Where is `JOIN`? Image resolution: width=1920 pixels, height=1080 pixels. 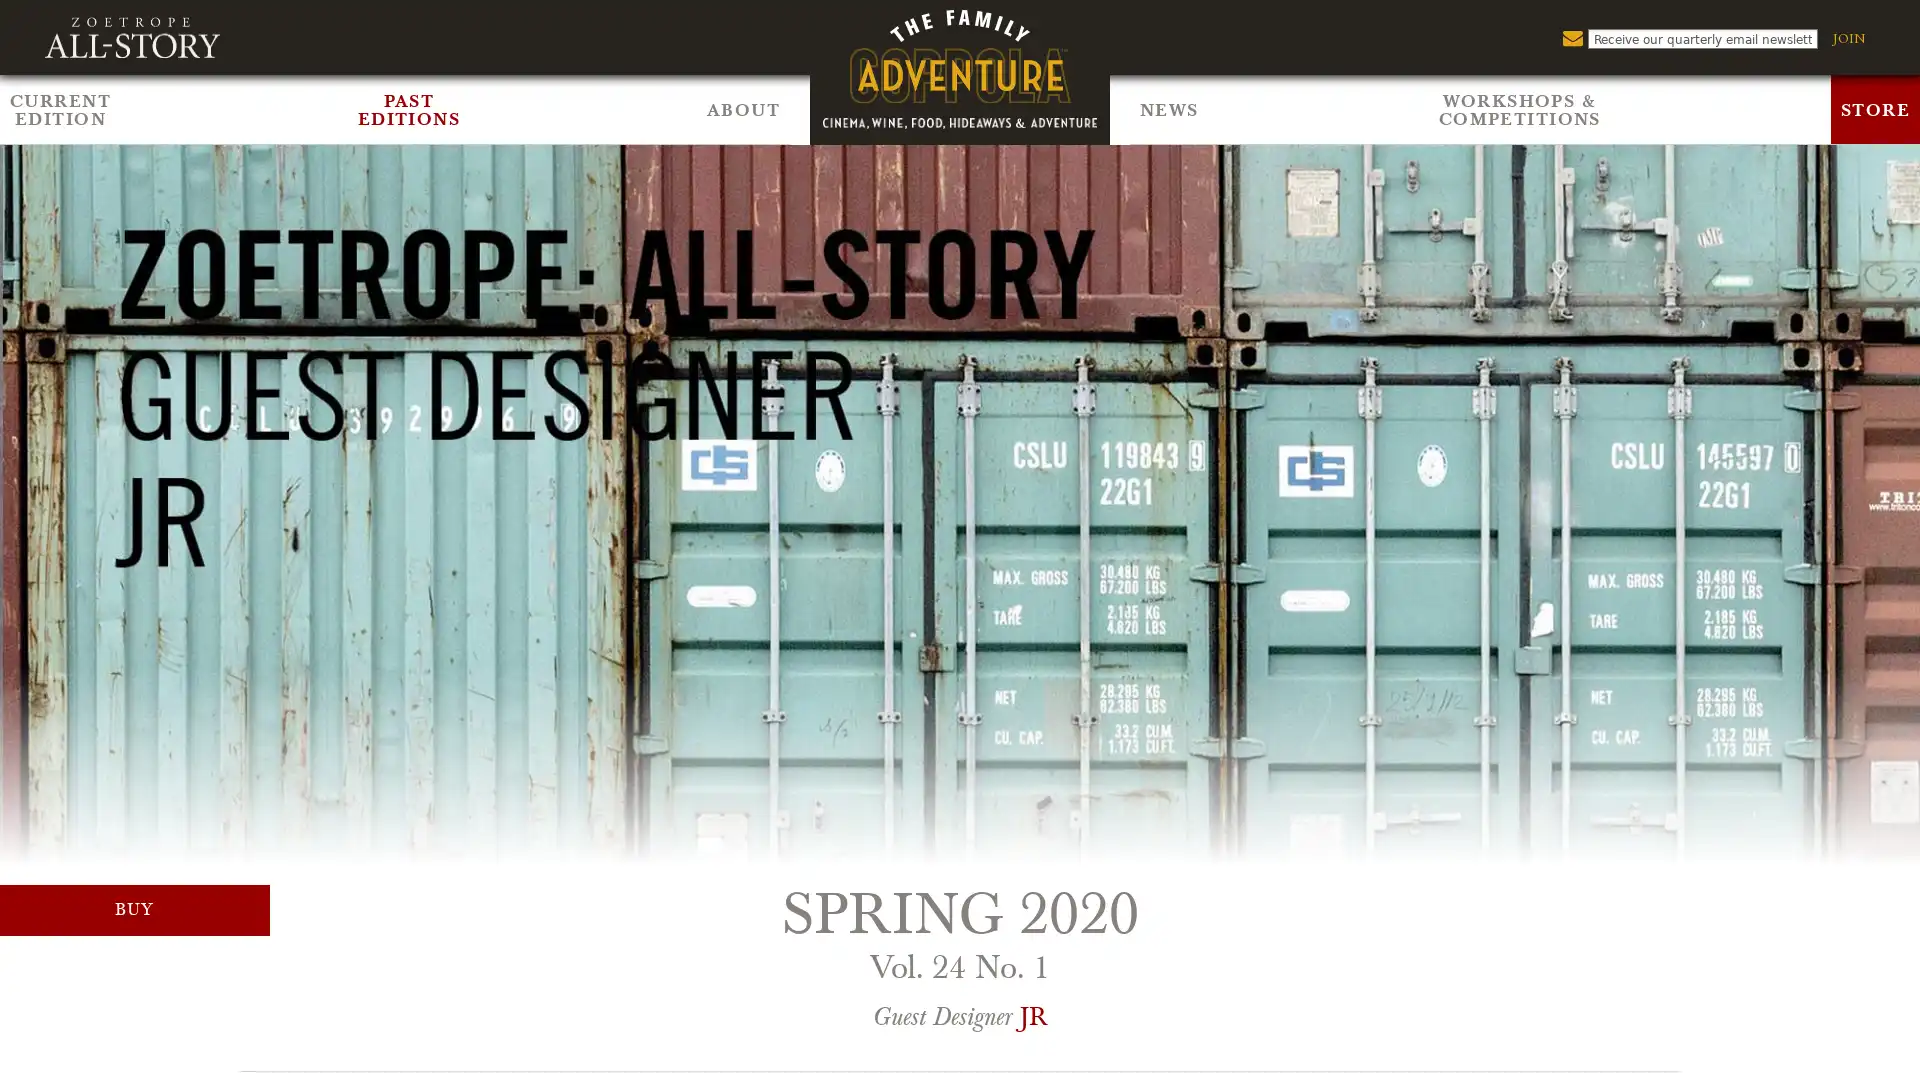 JOIN is located at coordinates (1847, 38).